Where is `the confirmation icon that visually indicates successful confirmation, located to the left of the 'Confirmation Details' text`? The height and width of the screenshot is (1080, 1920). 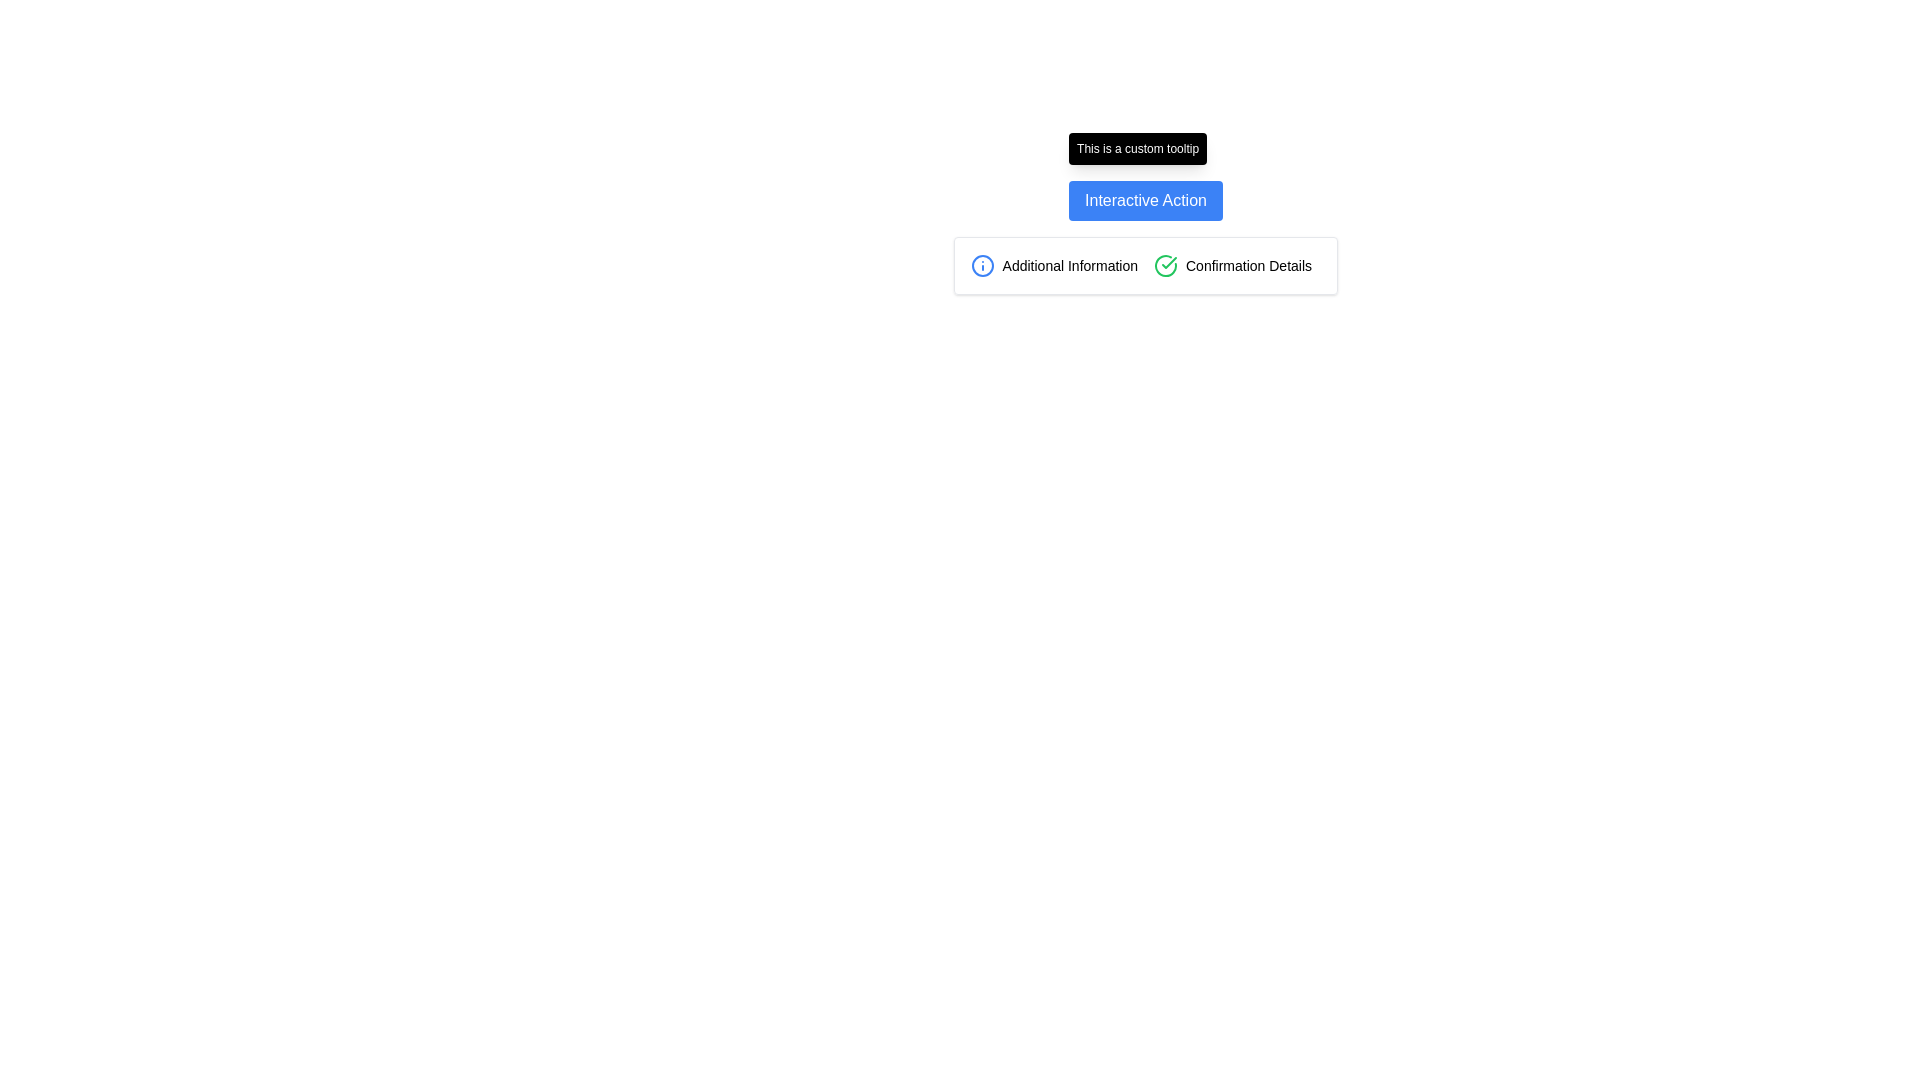
the confirmation icon that visually indicates successful confirmation, located to the left of the 'Confirmation Details' text is located at coordinates (1166, 265).